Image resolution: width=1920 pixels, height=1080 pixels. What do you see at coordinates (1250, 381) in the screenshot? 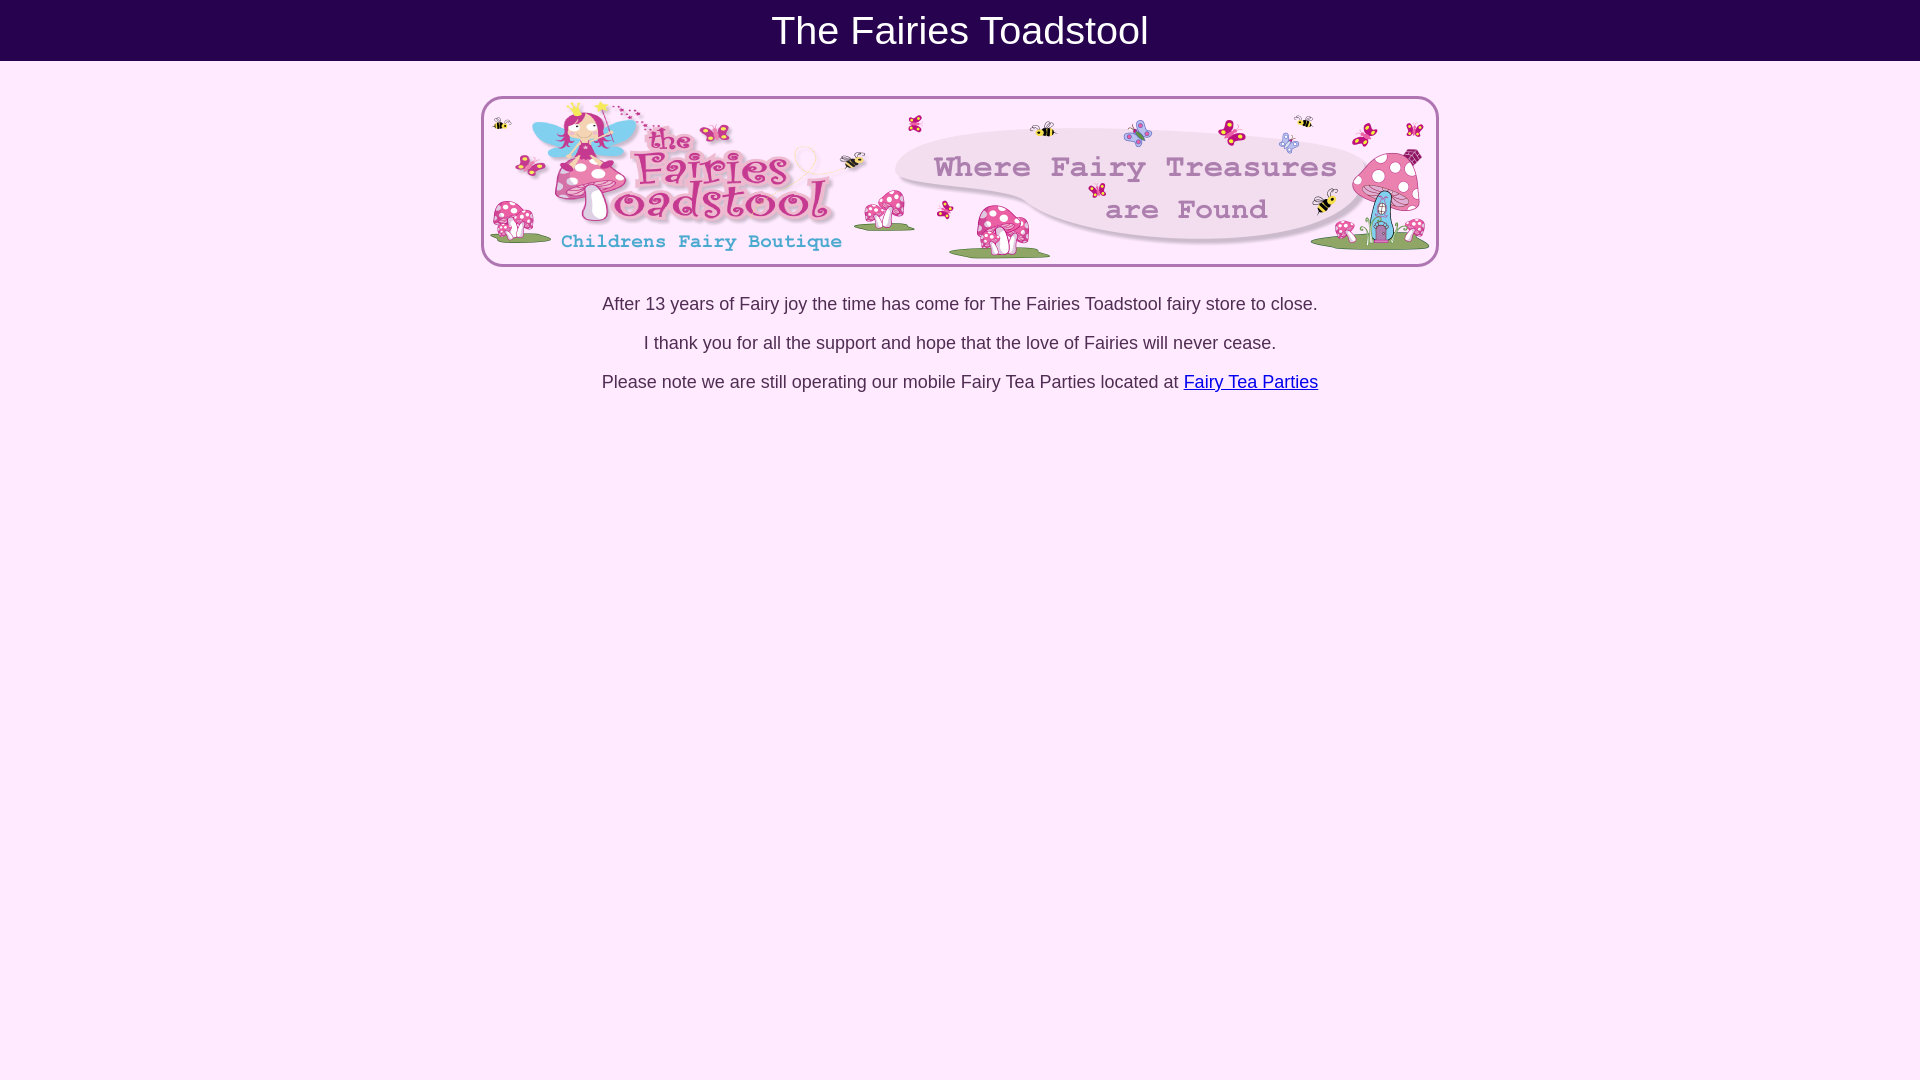
I see `'Fairy Tea Parties'` at bounding box center [1250, 381].